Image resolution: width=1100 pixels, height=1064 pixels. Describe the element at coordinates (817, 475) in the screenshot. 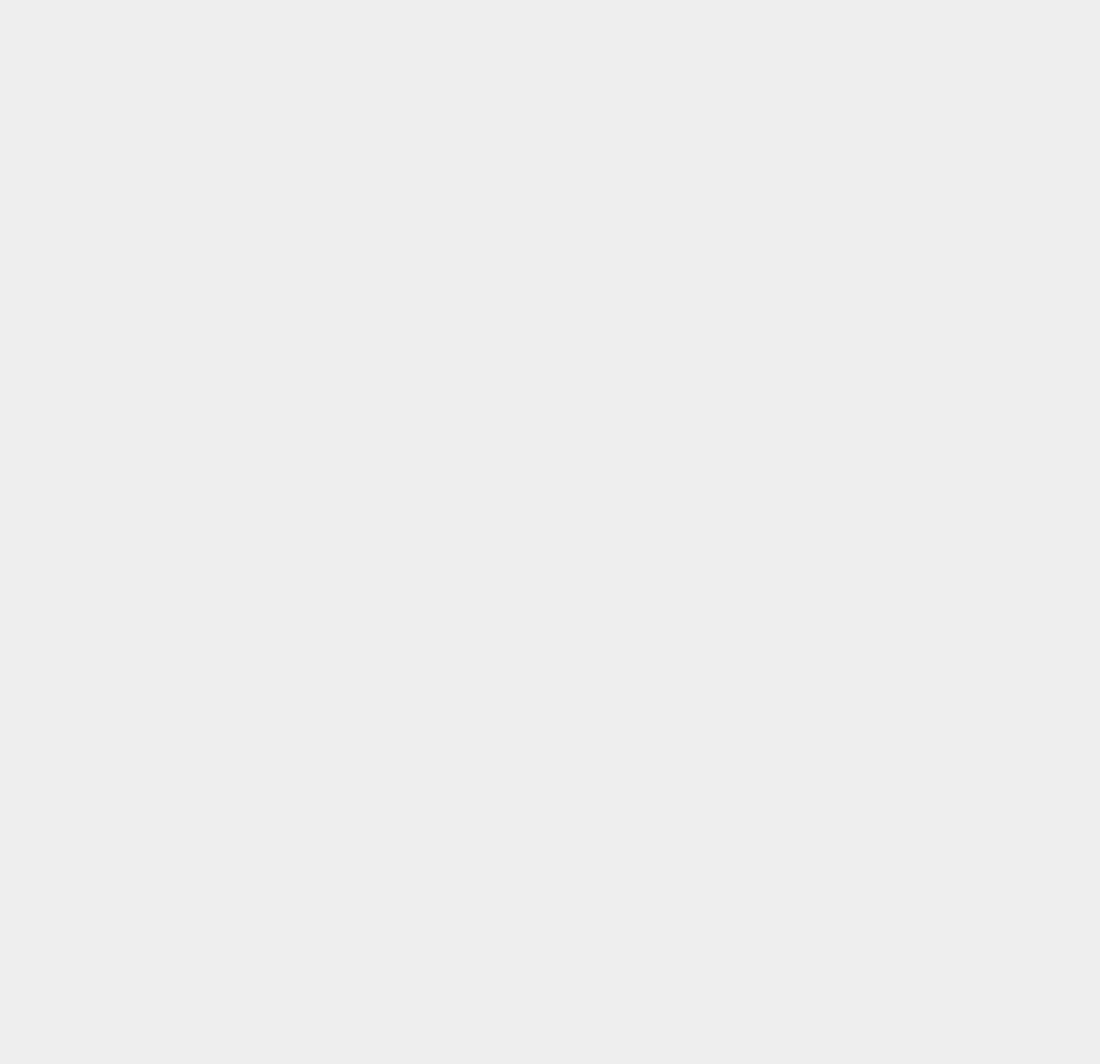

I see `'GreenPois0n'` at that location.